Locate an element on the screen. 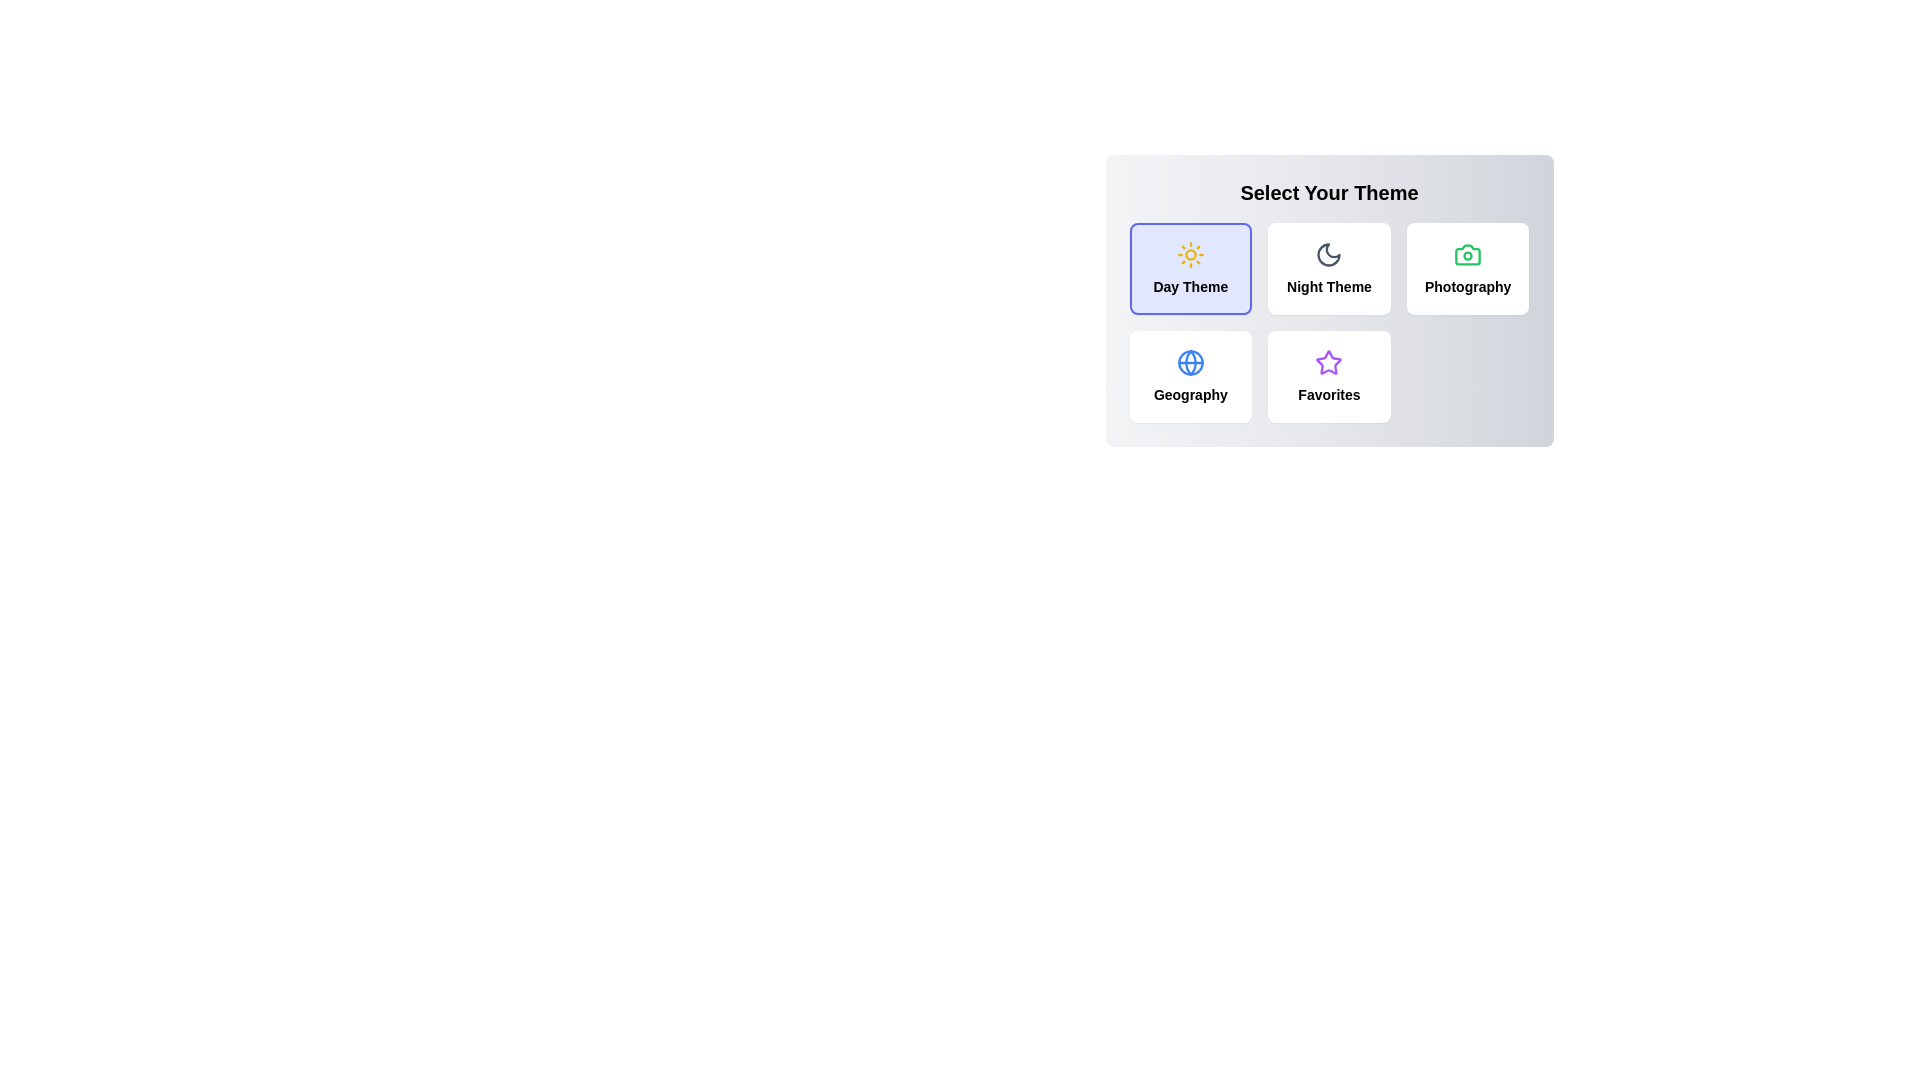  the small circular graphical component located at the center of the sun icon associated with the 'Day Theme' button, which is part of the 'Select Your Theme' options is located at coordinates (1190, 253).